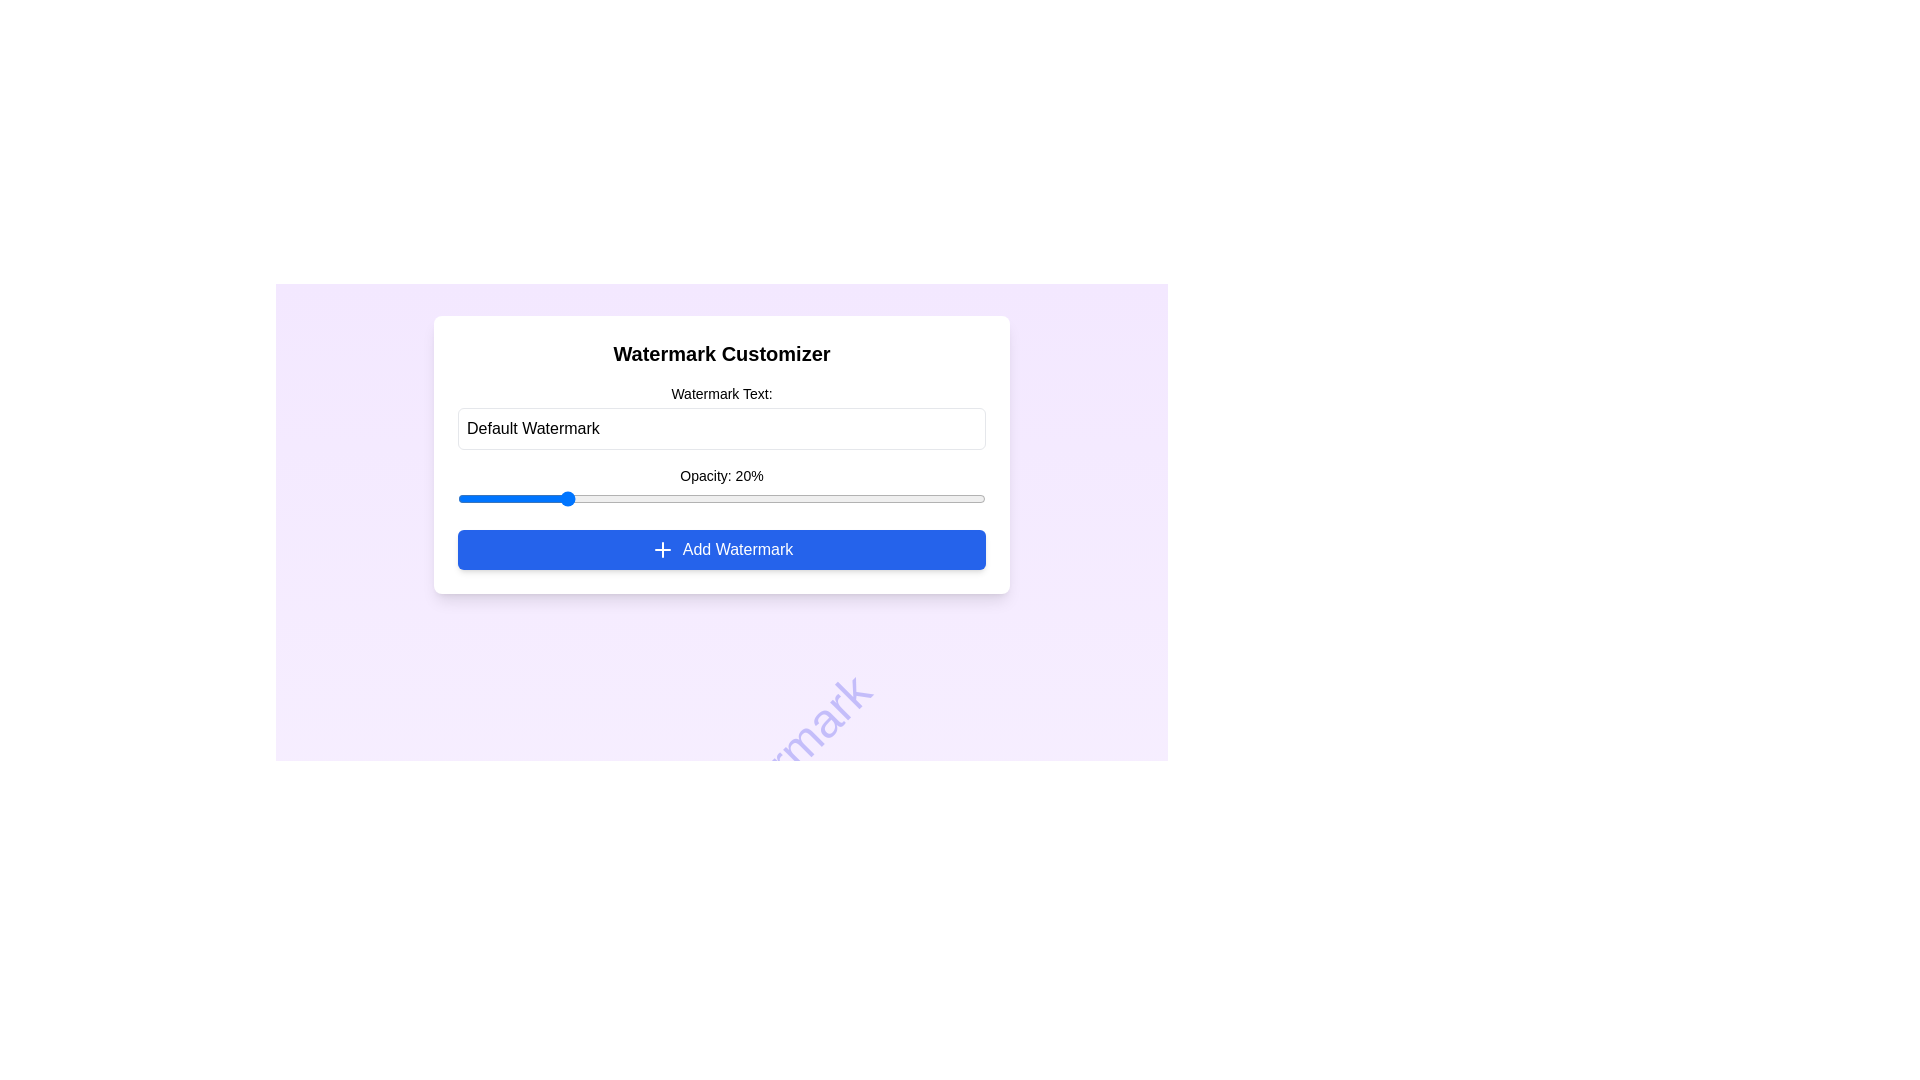  I want to click on the plus icon, which is part of the 'Add Watermark' button, located towards the left side of the button and displayed in white on a blue background, so click(662, 550).